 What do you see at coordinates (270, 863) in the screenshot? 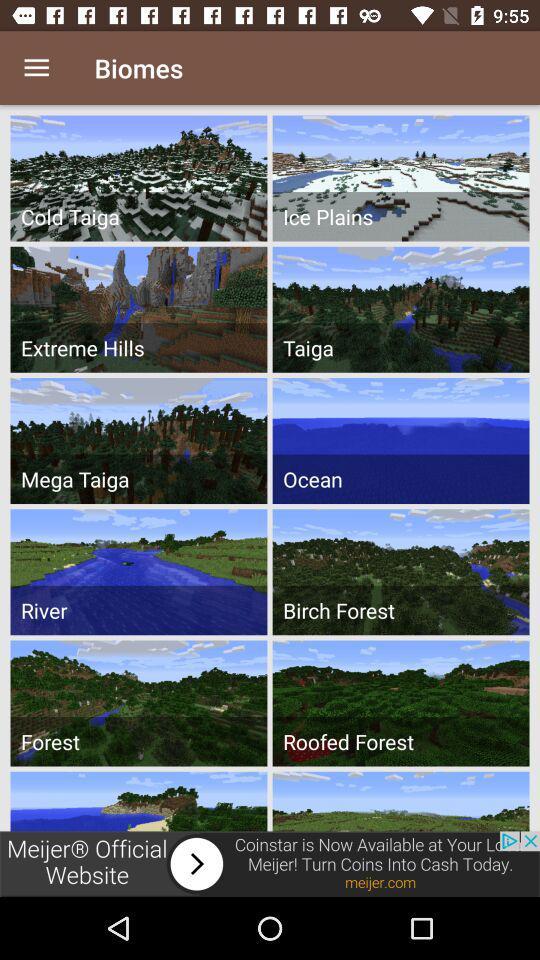
I see `next` at bounding box center [270, 863].